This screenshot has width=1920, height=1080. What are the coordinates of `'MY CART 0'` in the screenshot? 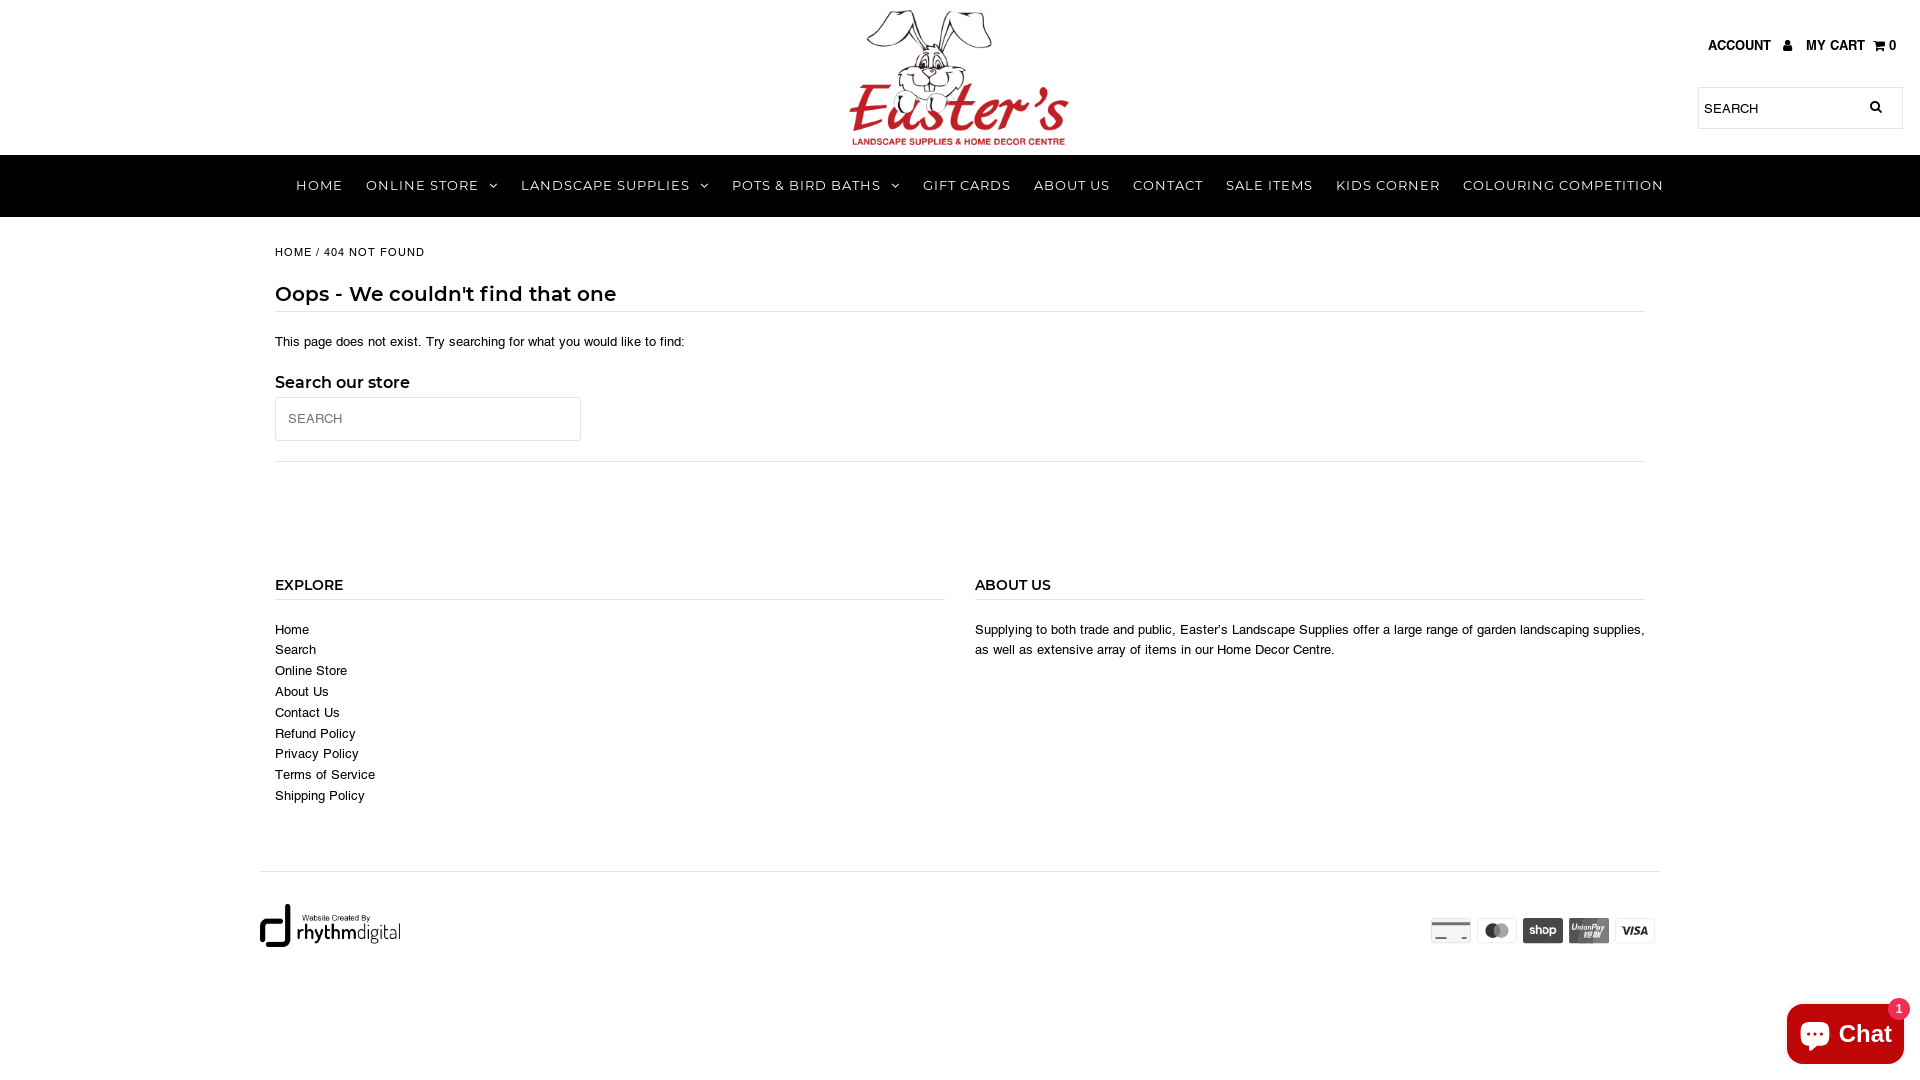 It's located at (1850, 45).